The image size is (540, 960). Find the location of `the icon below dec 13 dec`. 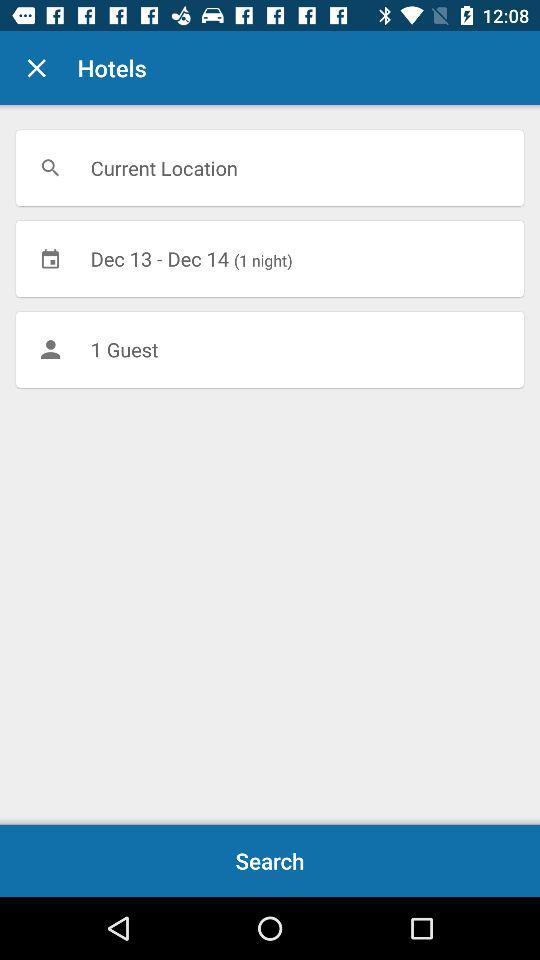

the icon below dec 13 dec is located at coordinates (270, 349).